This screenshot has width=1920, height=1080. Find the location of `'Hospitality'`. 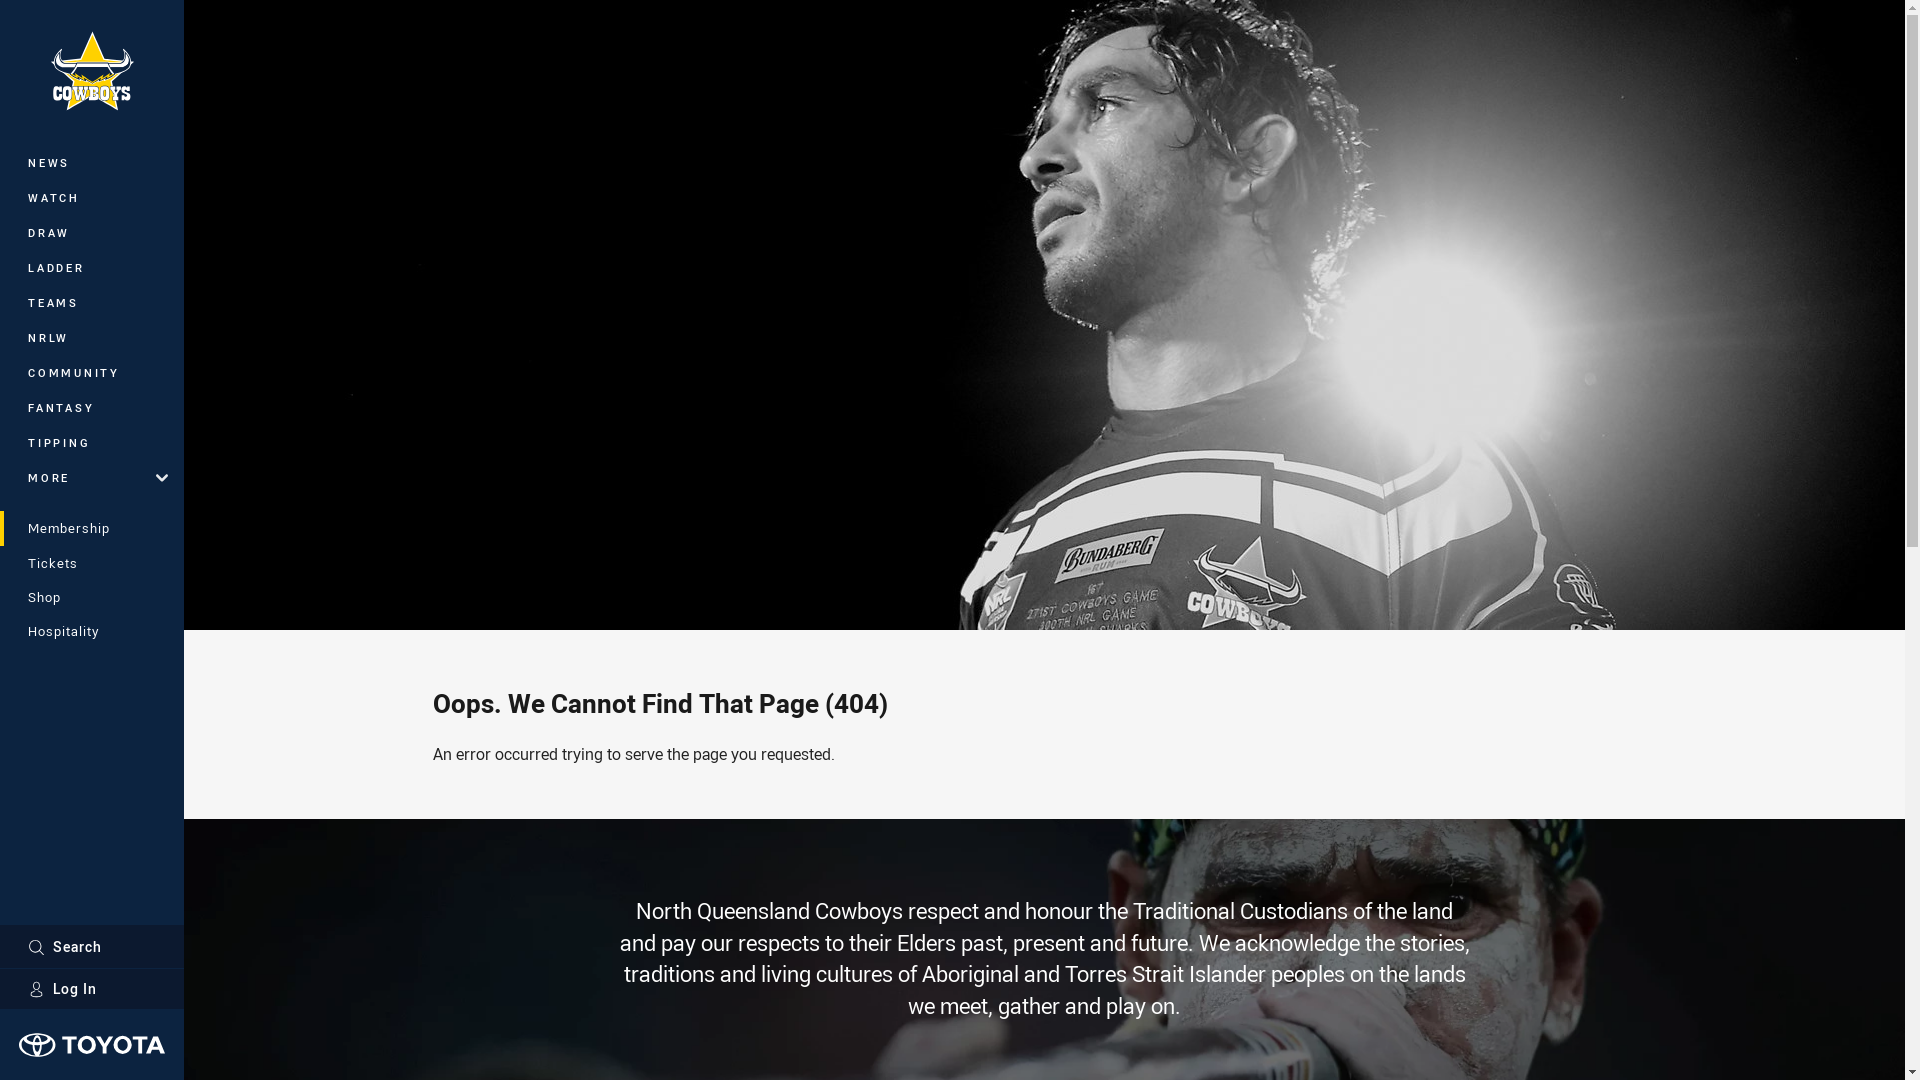

'Hospitality' is located at coordinates (0, 631).